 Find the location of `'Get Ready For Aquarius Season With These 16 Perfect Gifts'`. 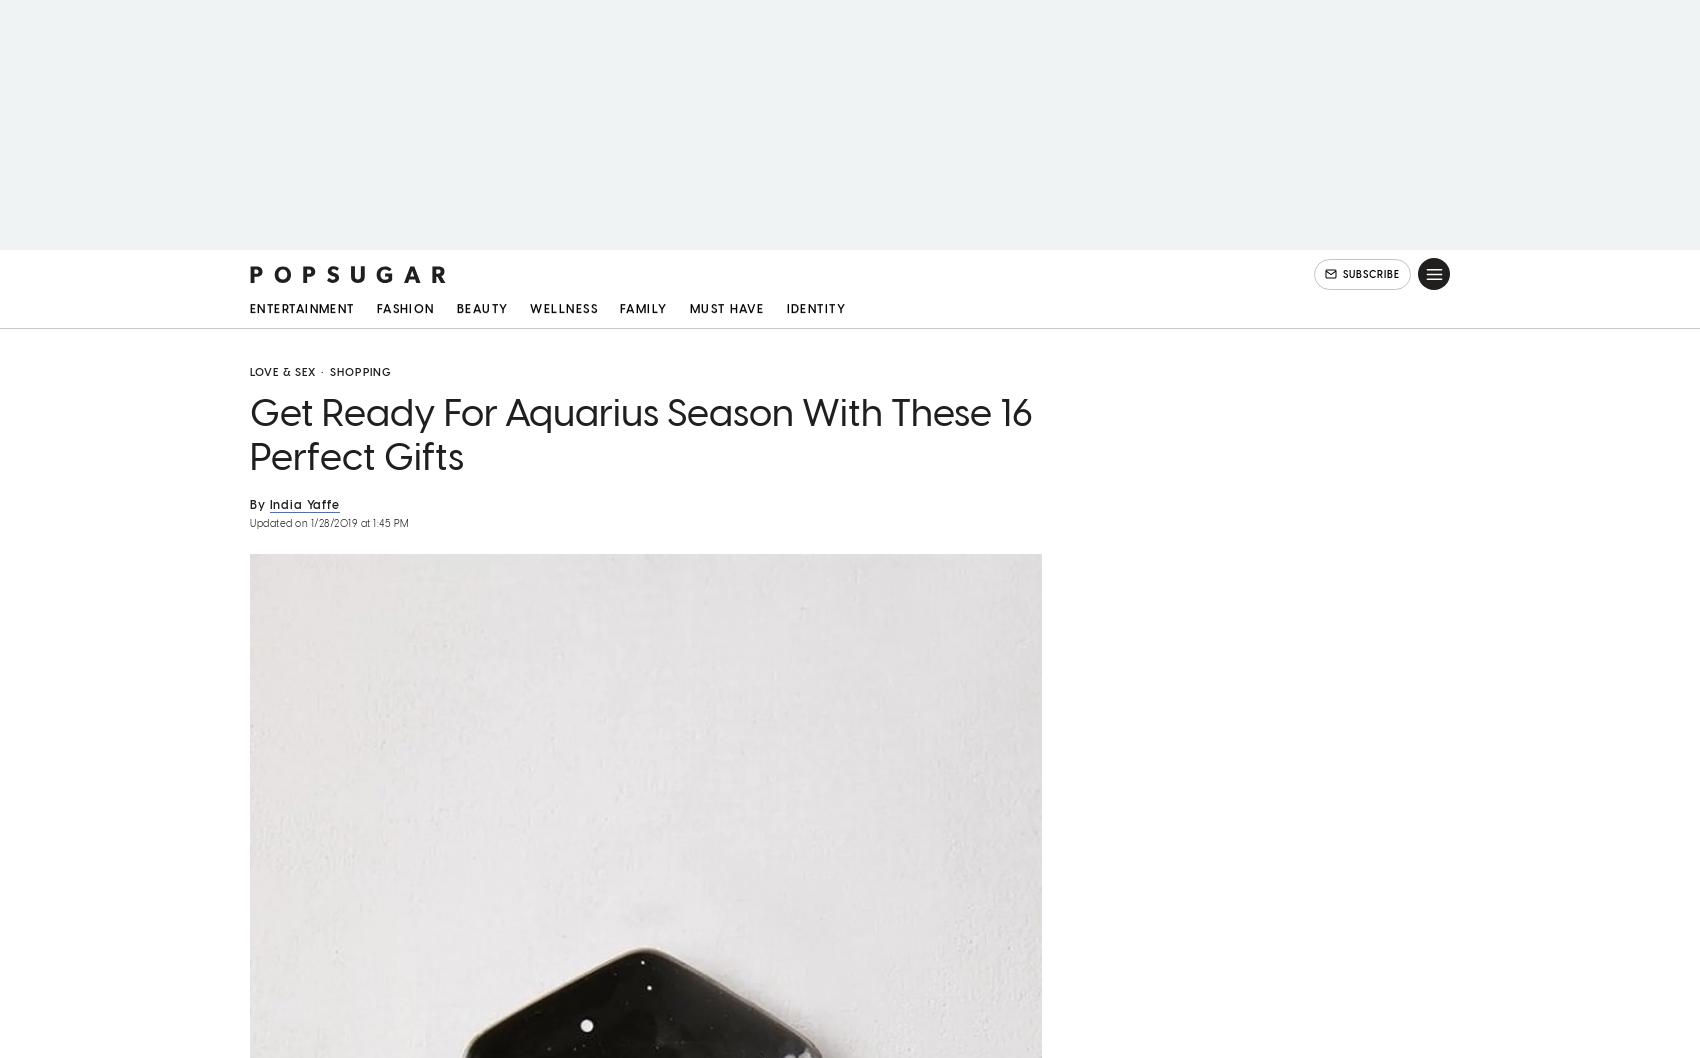

'Get Ready For Aquarius Season With These 16 Perfect Gifts' is located at coordinates (641, 440).